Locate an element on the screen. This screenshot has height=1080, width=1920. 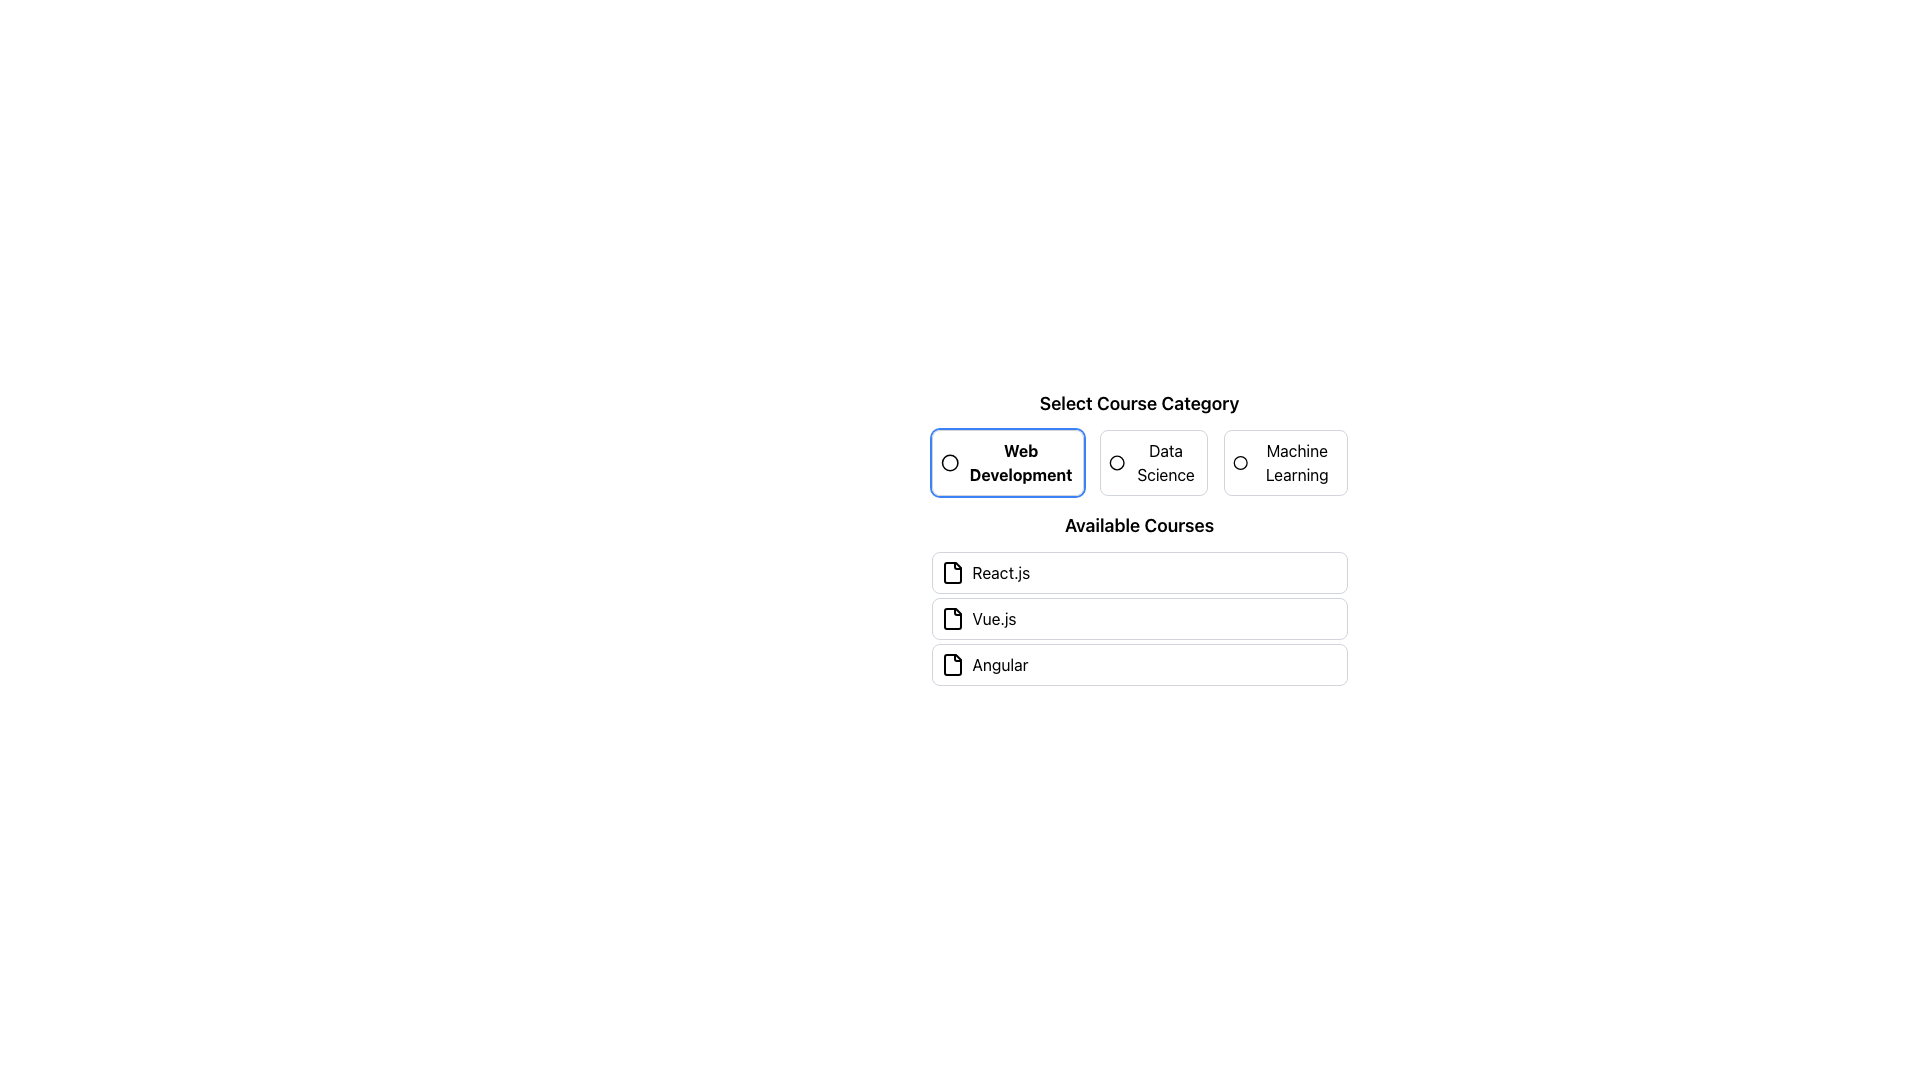
the 'Web Development' category selector option, which is the first element in the horizontally aligned button group labeled 'Select Course Category' is located at coordinates (1007, 462).